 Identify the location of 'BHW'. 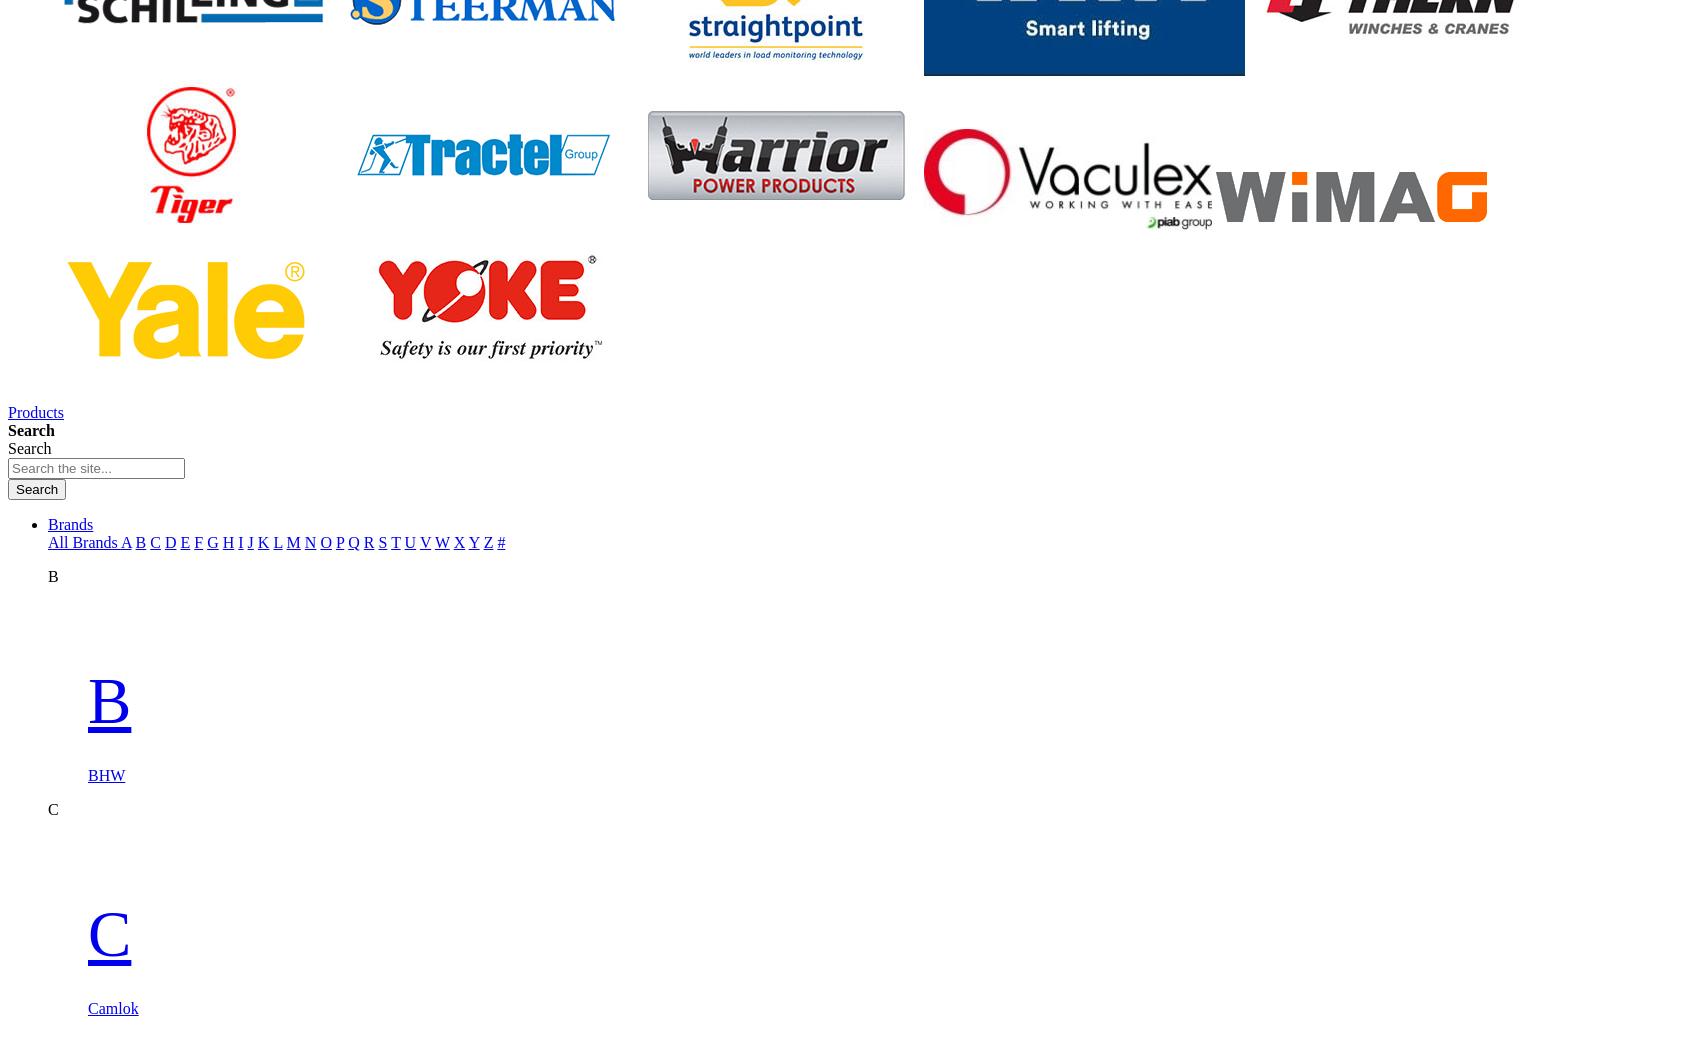
(106, 773).